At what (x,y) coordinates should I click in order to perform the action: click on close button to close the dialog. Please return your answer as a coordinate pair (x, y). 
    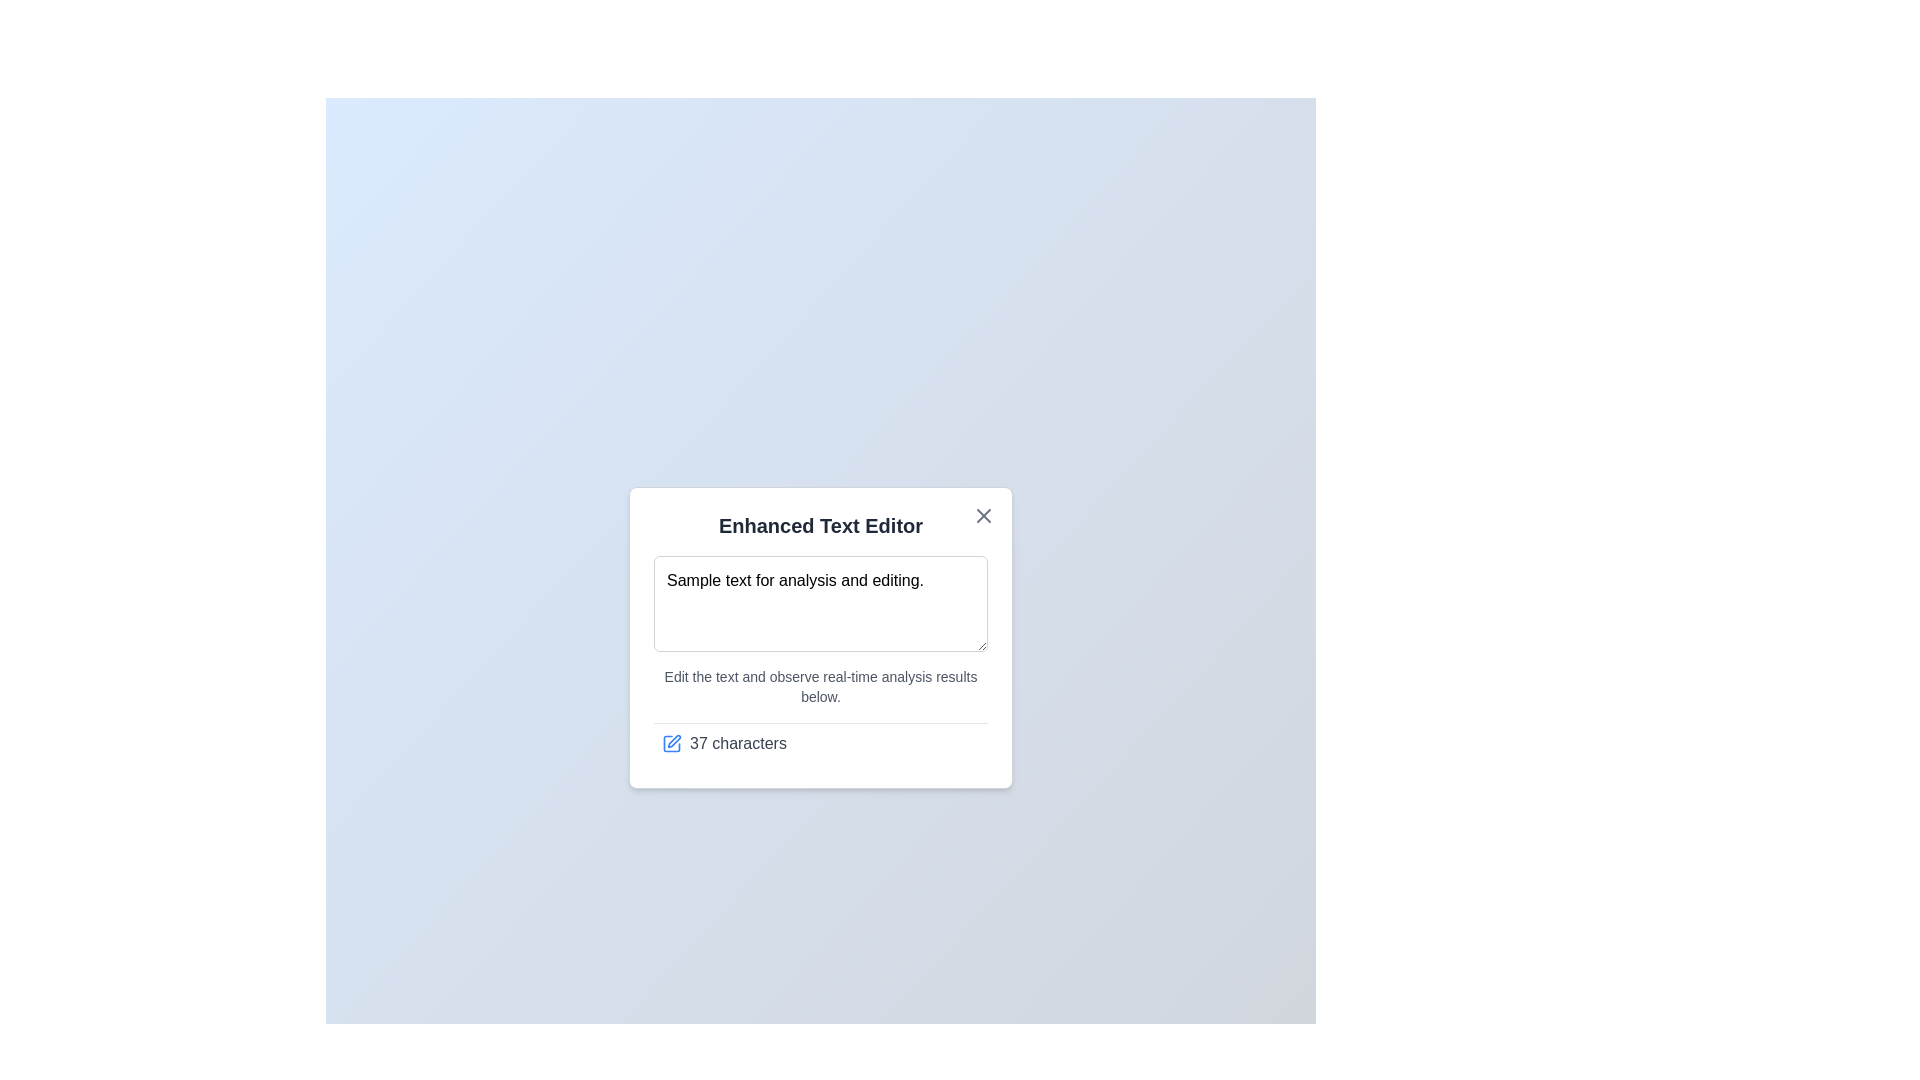
    Looking at the image, I should click on (983, 515).